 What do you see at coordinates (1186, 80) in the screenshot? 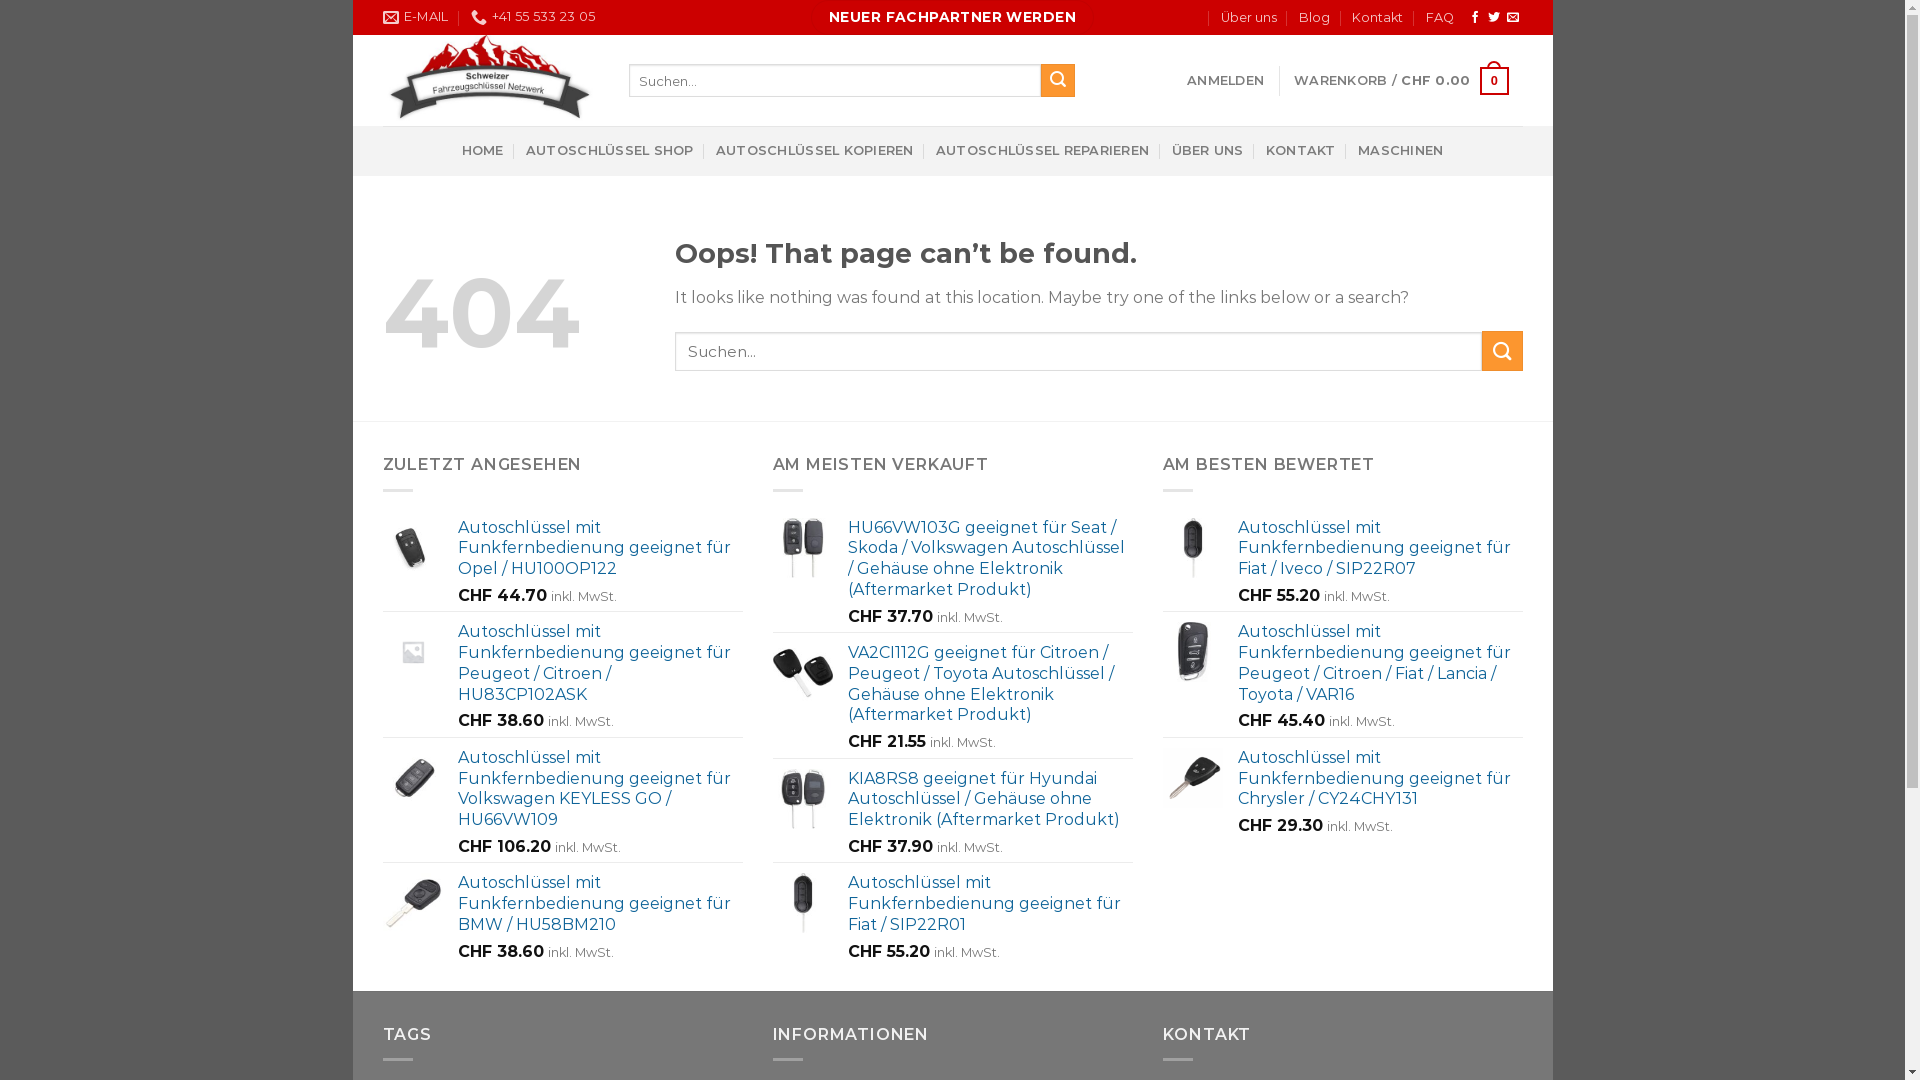
I see `'ANMELDEN'` at bounding box center [1186, 80].